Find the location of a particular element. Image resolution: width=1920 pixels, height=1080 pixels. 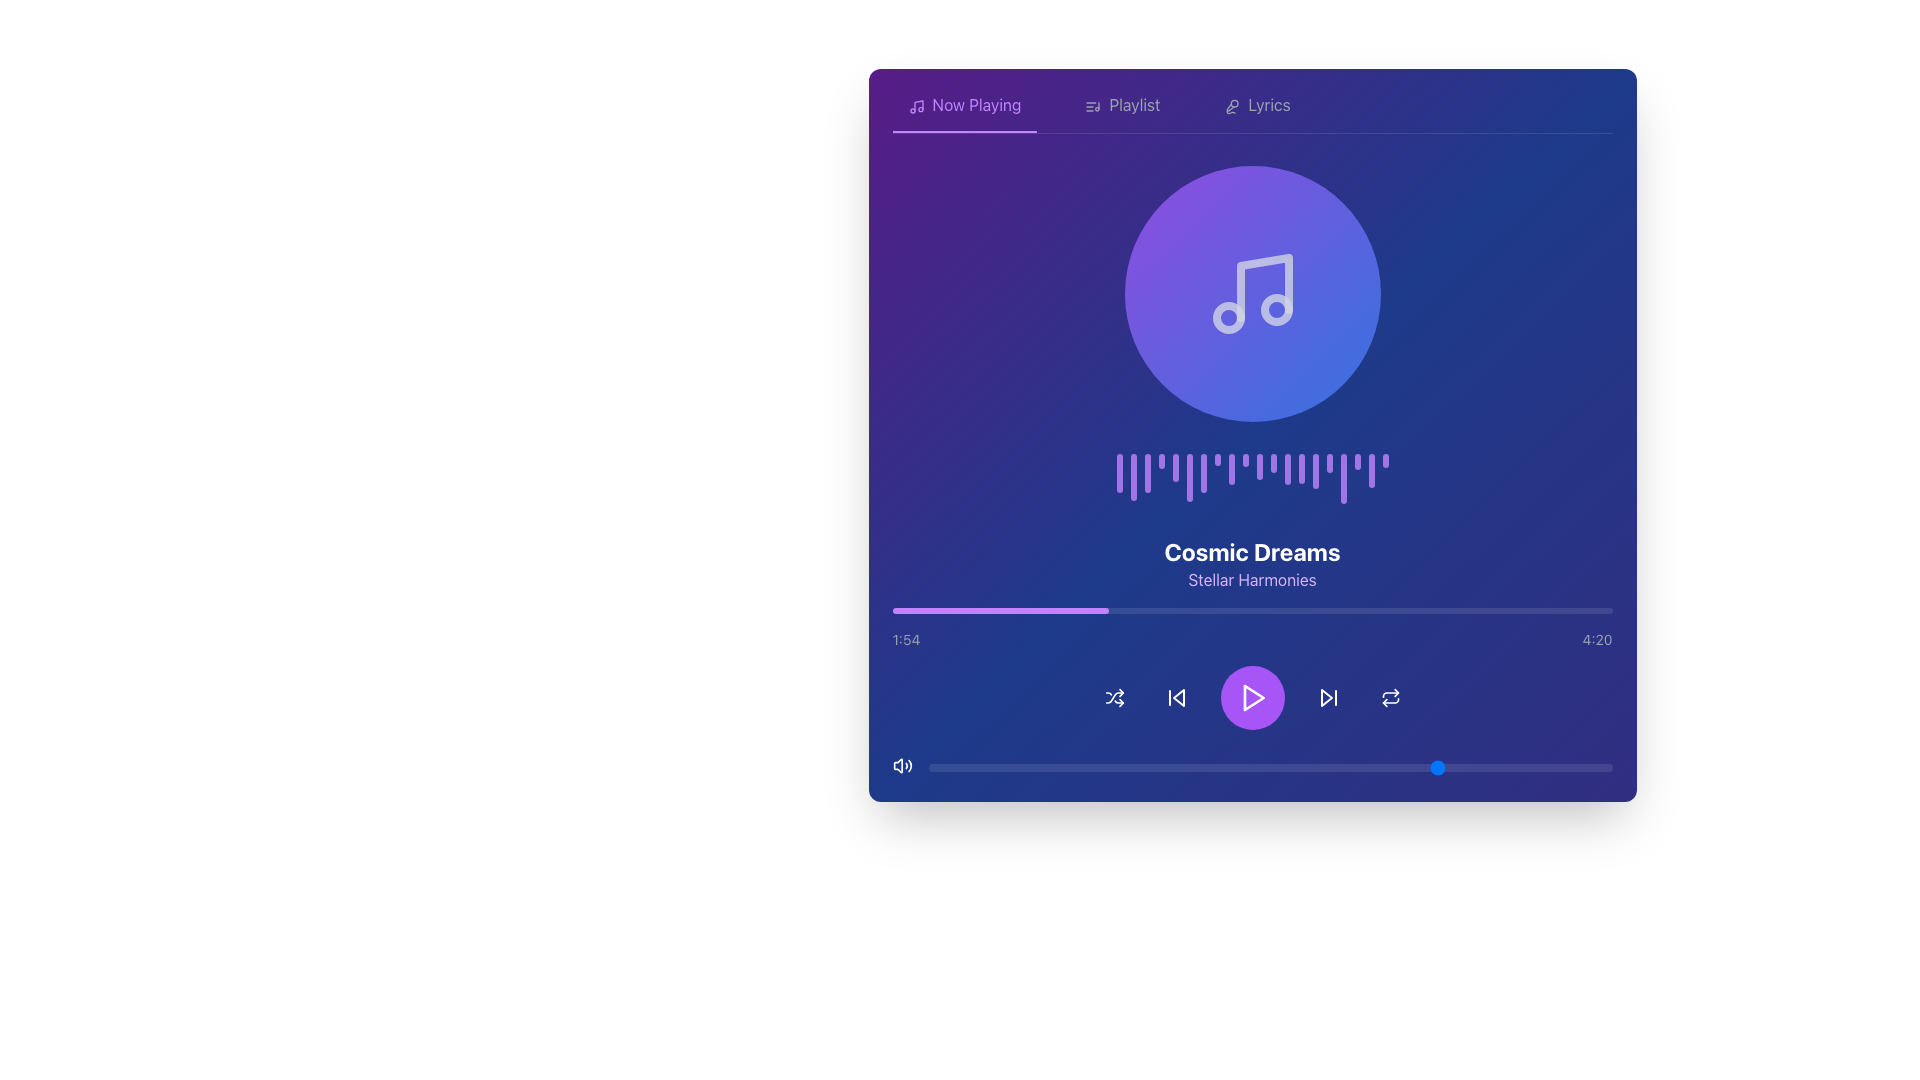

playback progress is located at coordinates (941, 609).